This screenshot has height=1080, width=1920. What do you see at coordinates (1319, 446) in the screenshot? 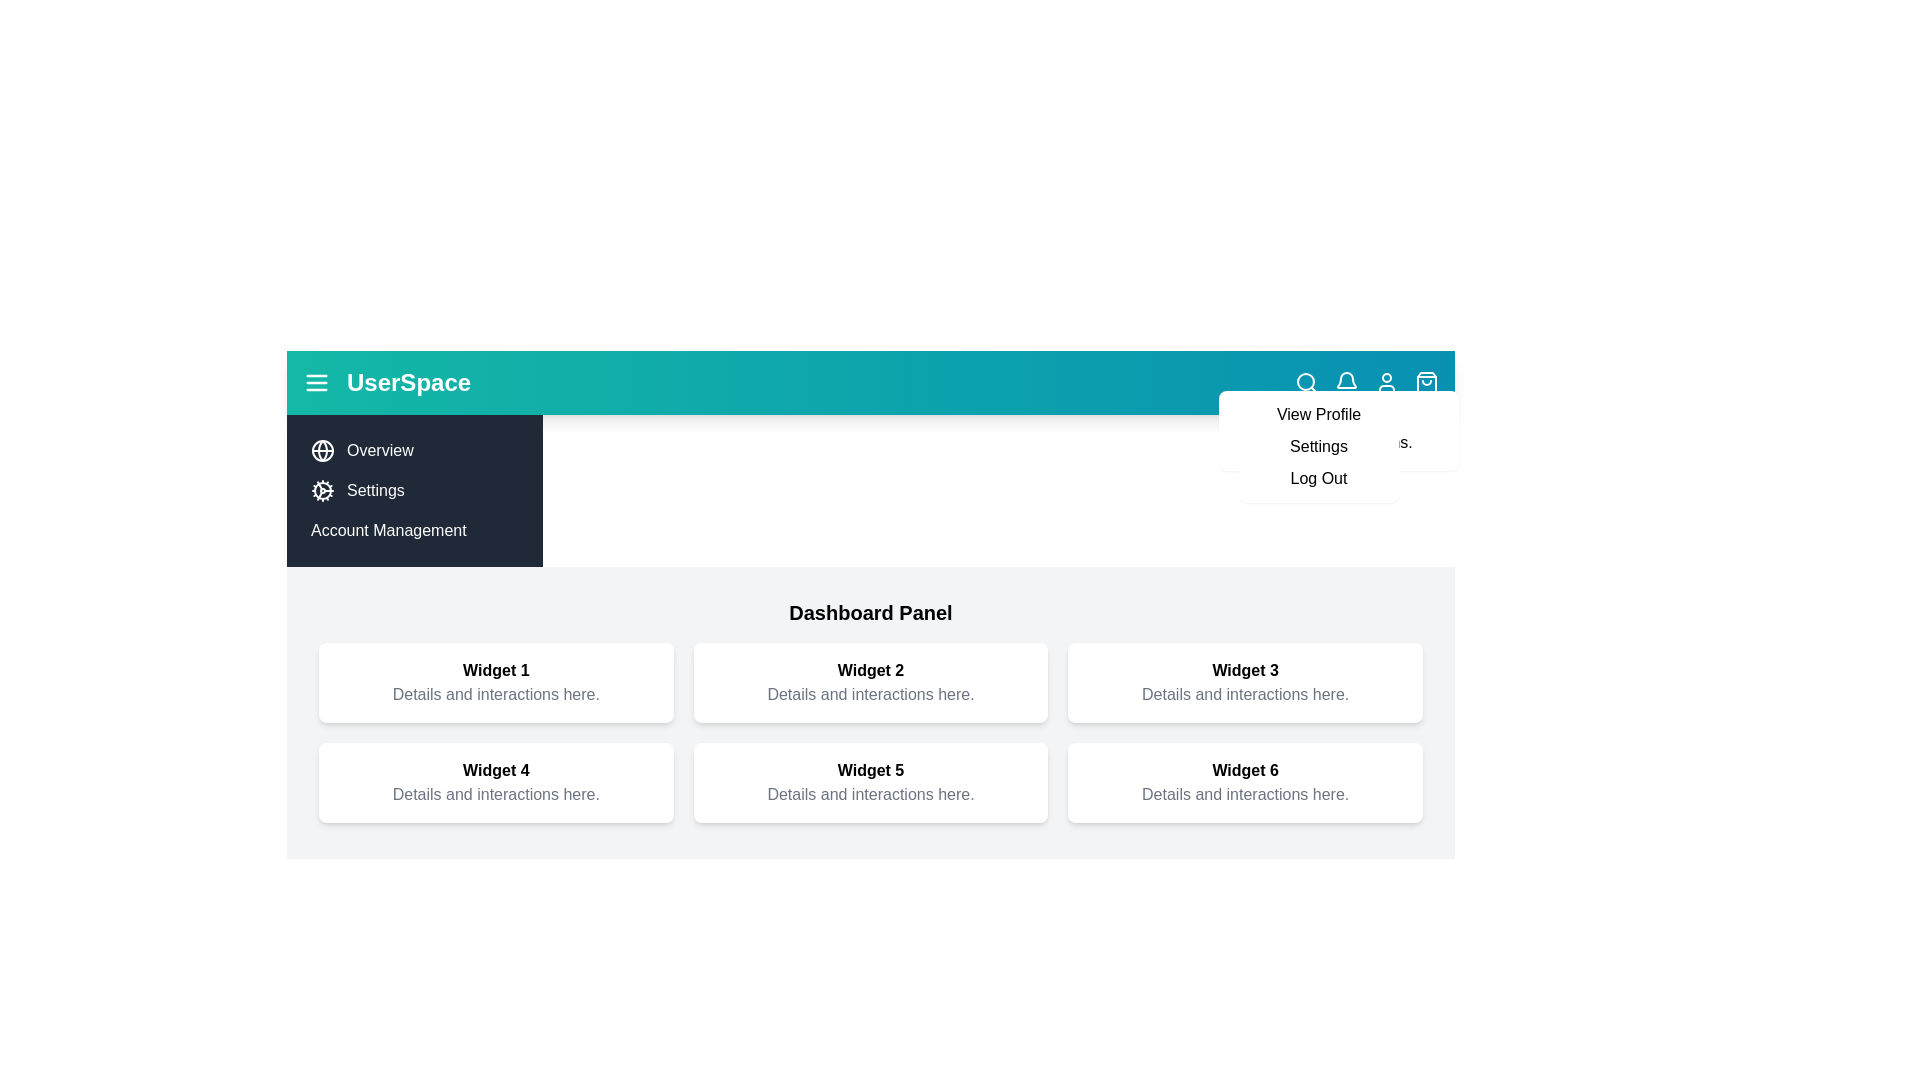
I see `the 'Settings' menu item, which is the second item in the dropdown menu located at the upper right corner of the interface` at bounding box center [1319, 446].